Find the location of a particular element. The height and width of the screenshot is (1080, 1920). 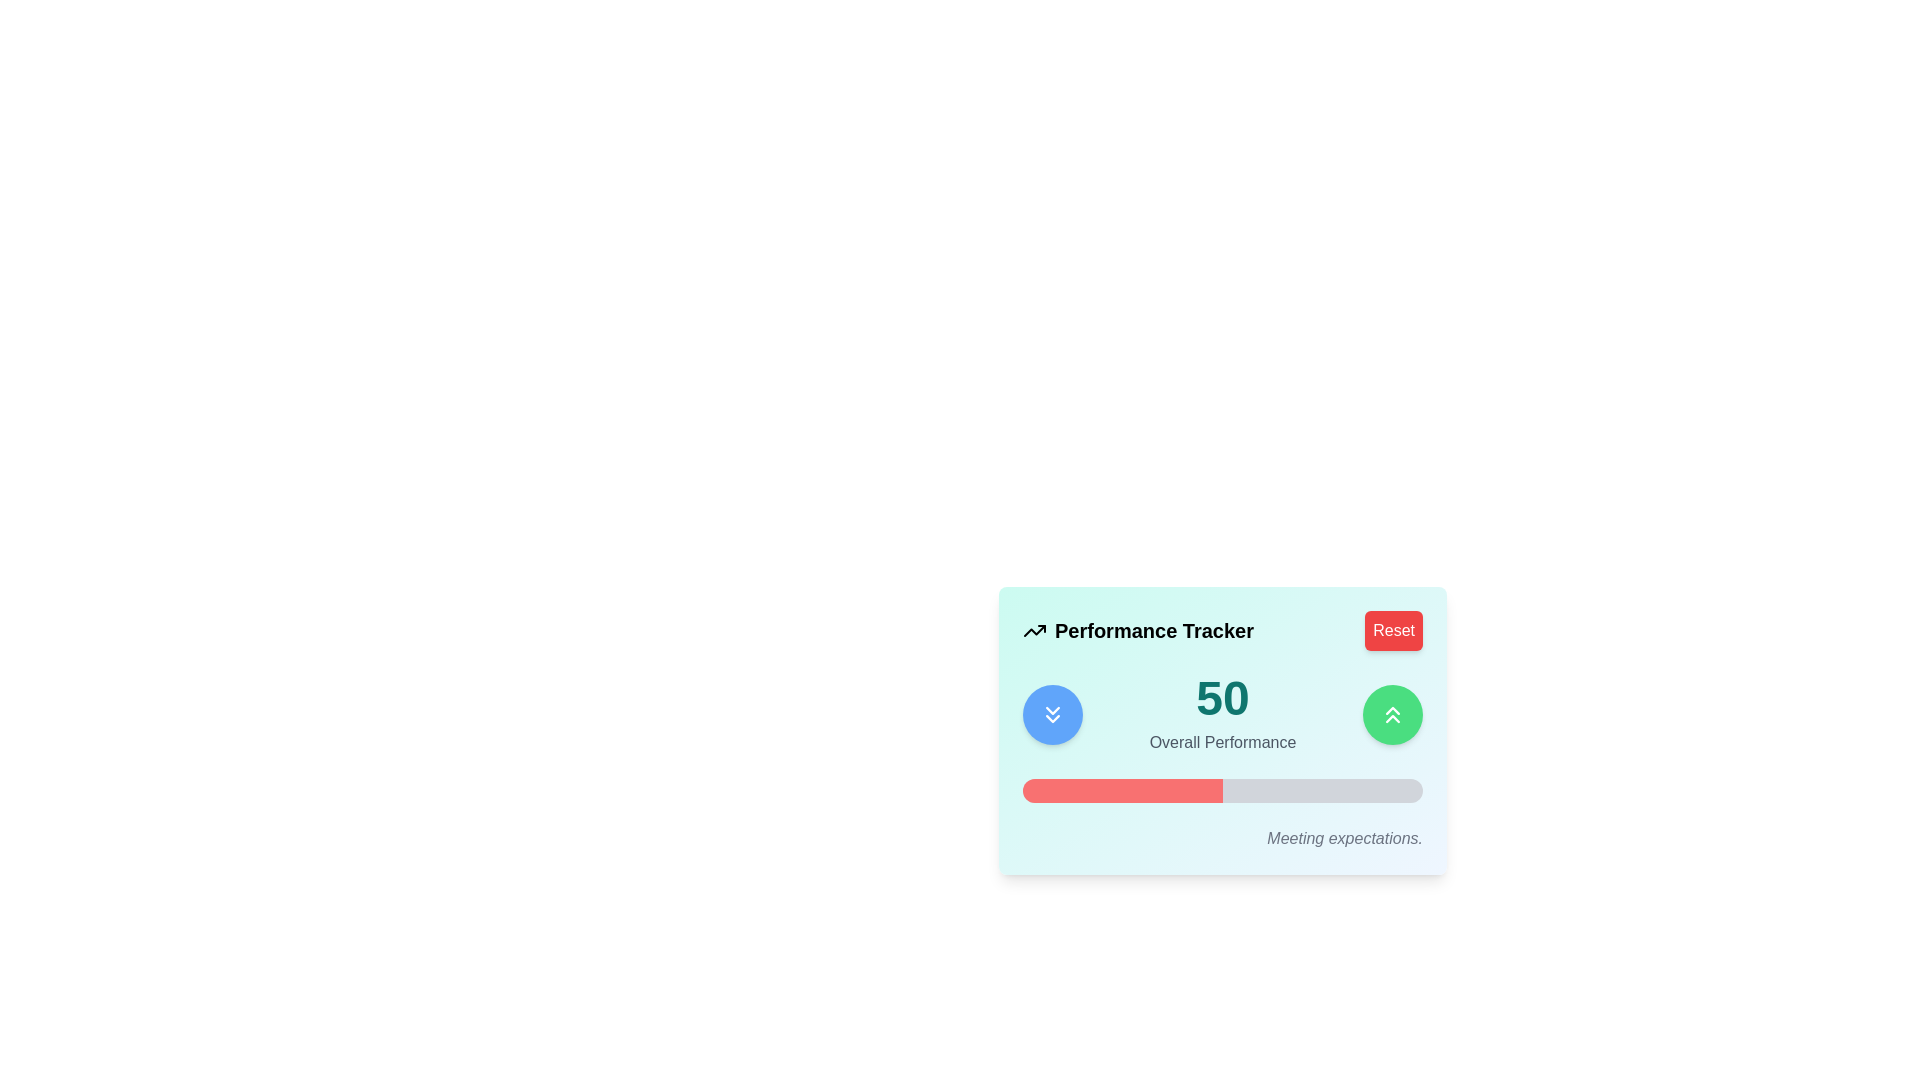

performance level is located at coordinates (1179, 789).